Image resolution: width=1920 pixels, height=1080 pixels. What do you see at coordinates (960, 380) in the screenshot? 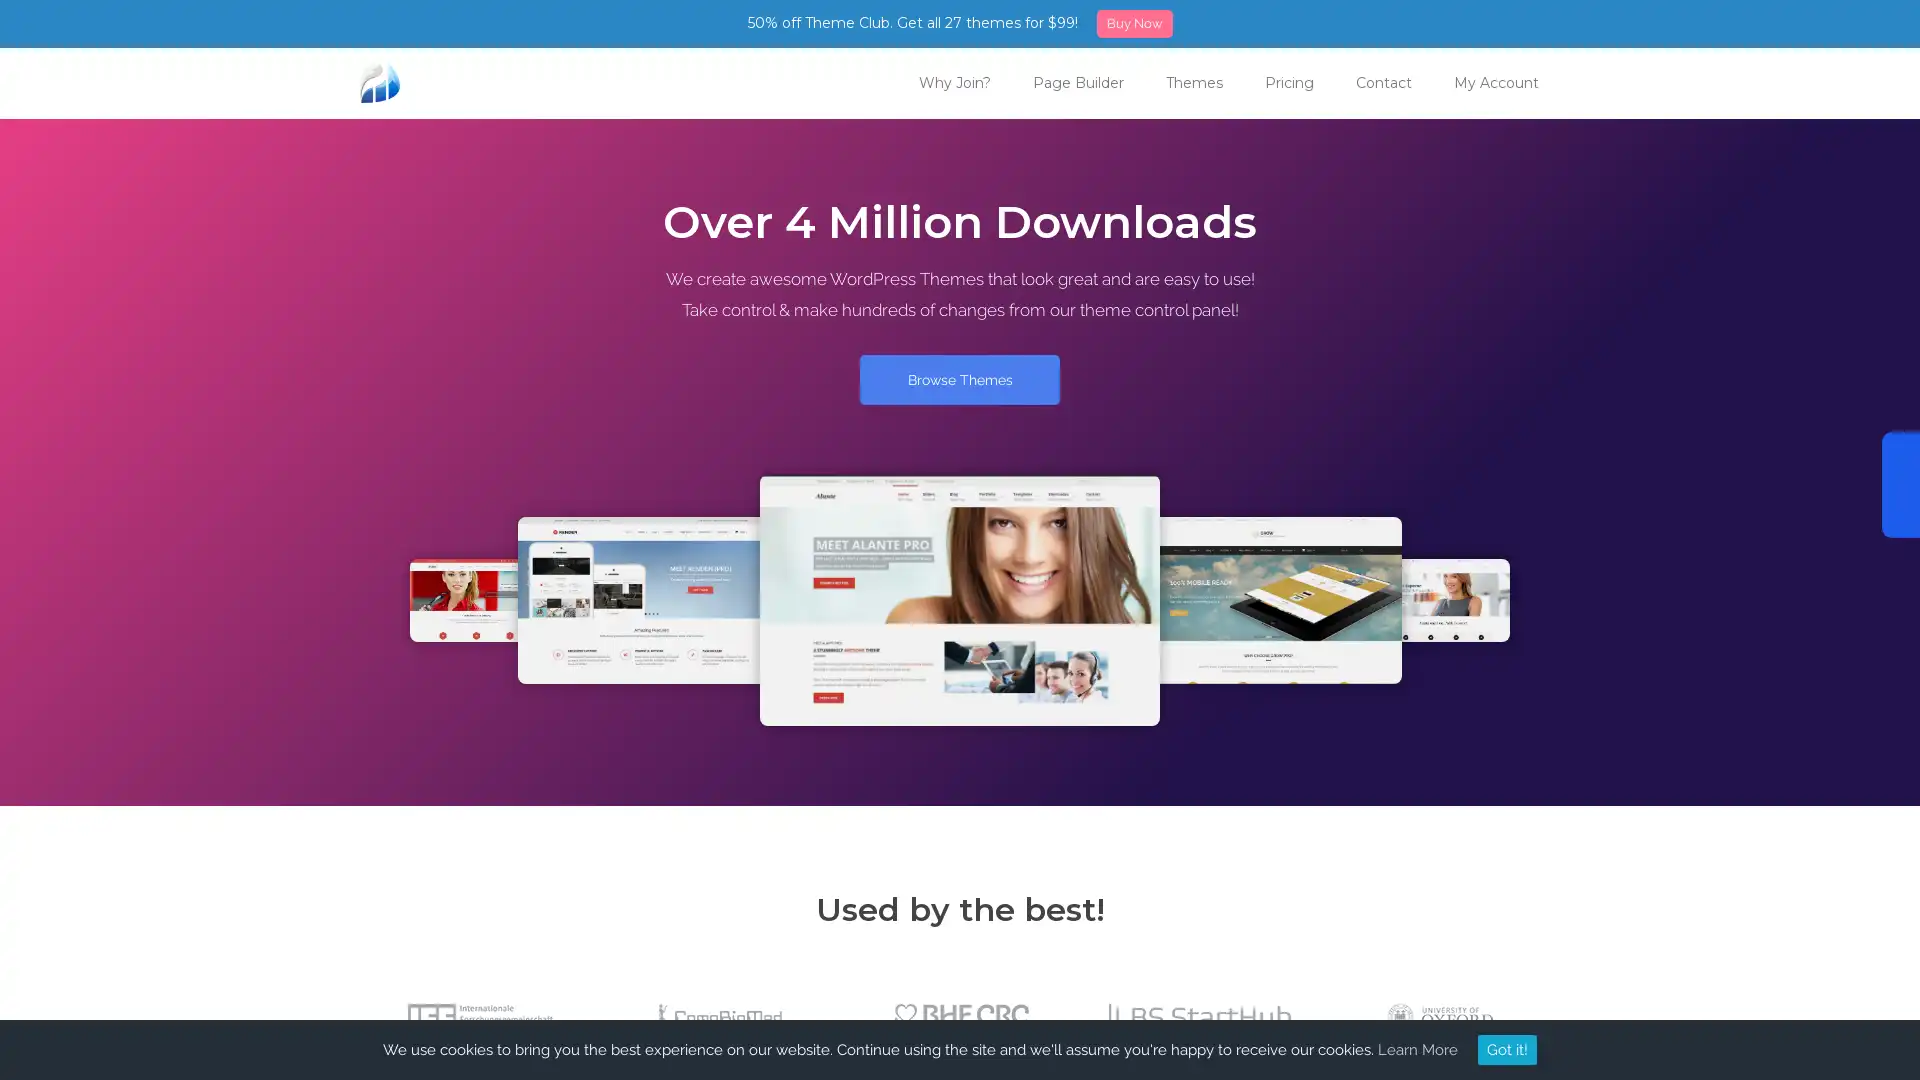
I see `Browse Themes` at bounding box center [960, 380].